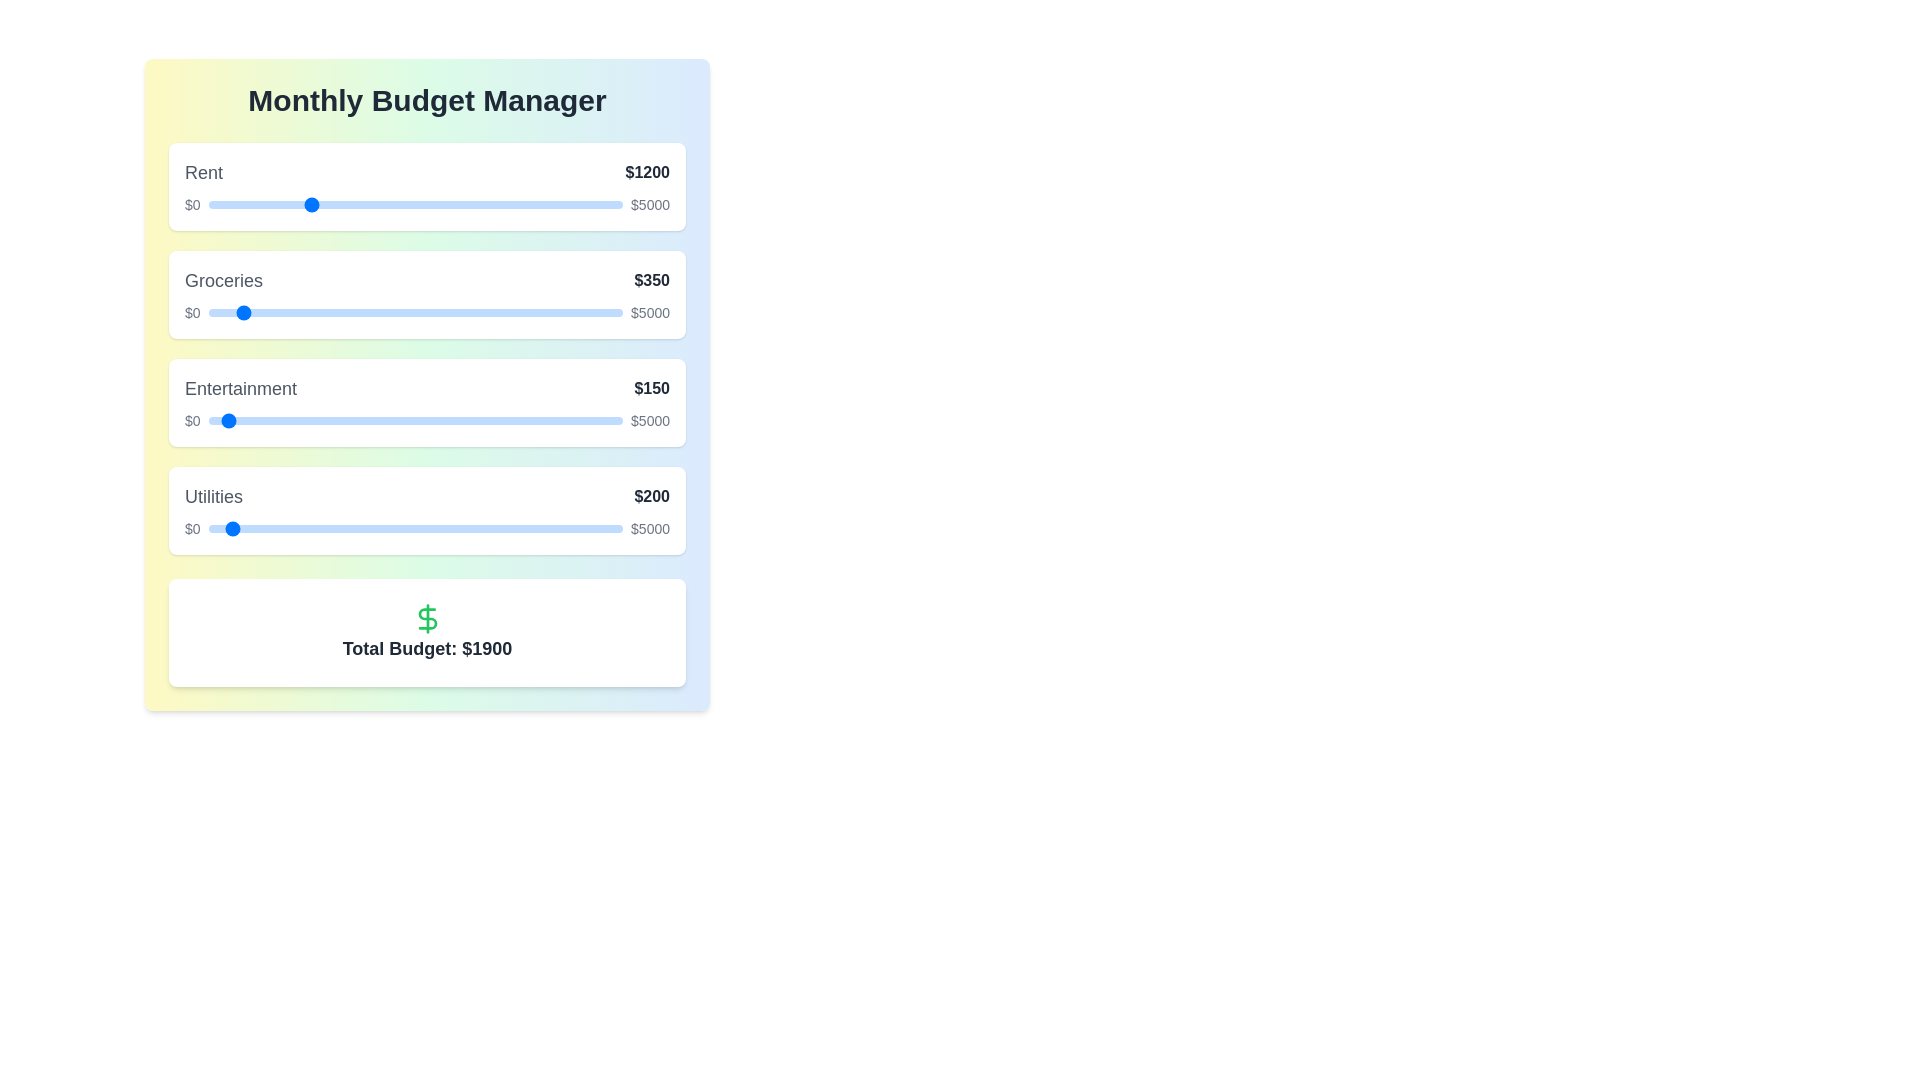  What do you see at coordinates (426, 527) in the screenshot?
I see `the slider input located in the 'Utilities' section, which features a blue-filled range on a light blue bar and displays the current value of '$200' above it` at bounding box center [426, 527].